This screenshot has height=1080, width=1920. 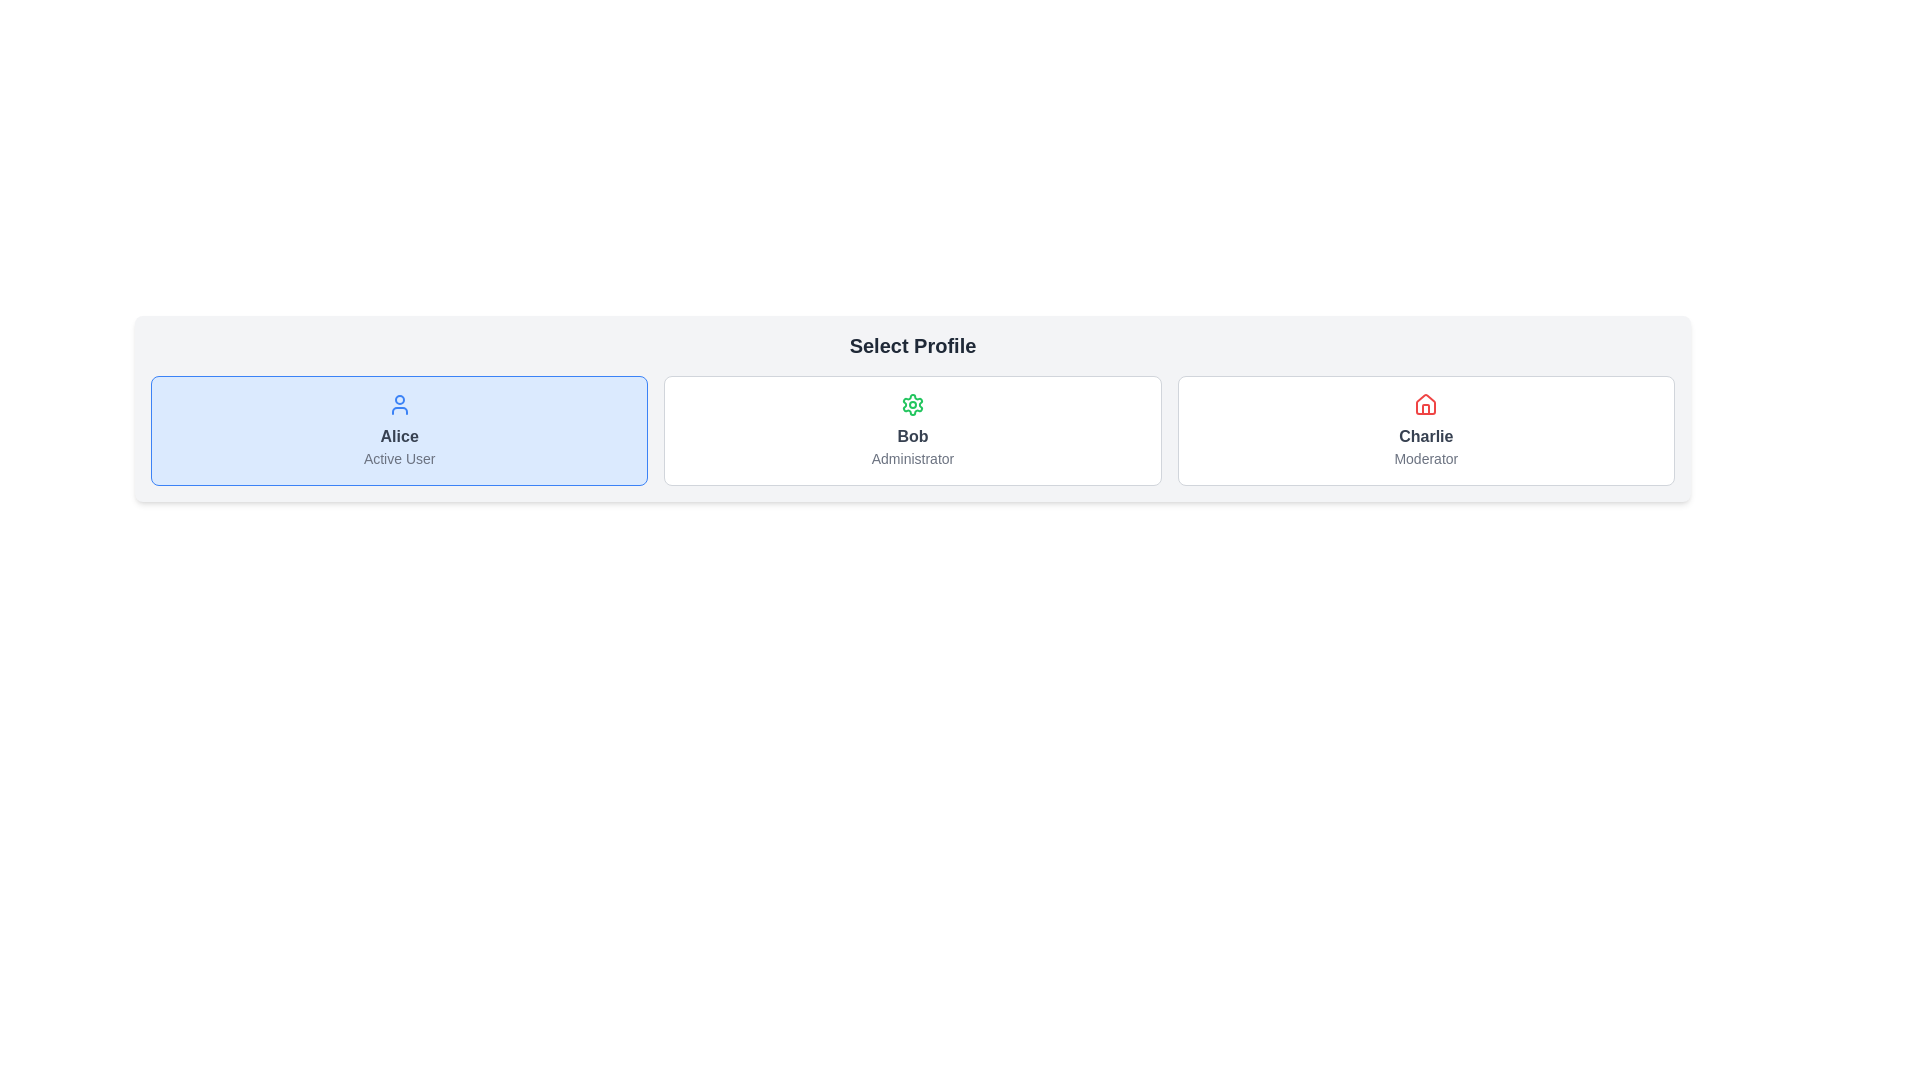 I want to click on the 'Moderator' text label, which is styled in gray and located beneath the 'Charlie' label within a profile card, so click(x=1425, y=459).